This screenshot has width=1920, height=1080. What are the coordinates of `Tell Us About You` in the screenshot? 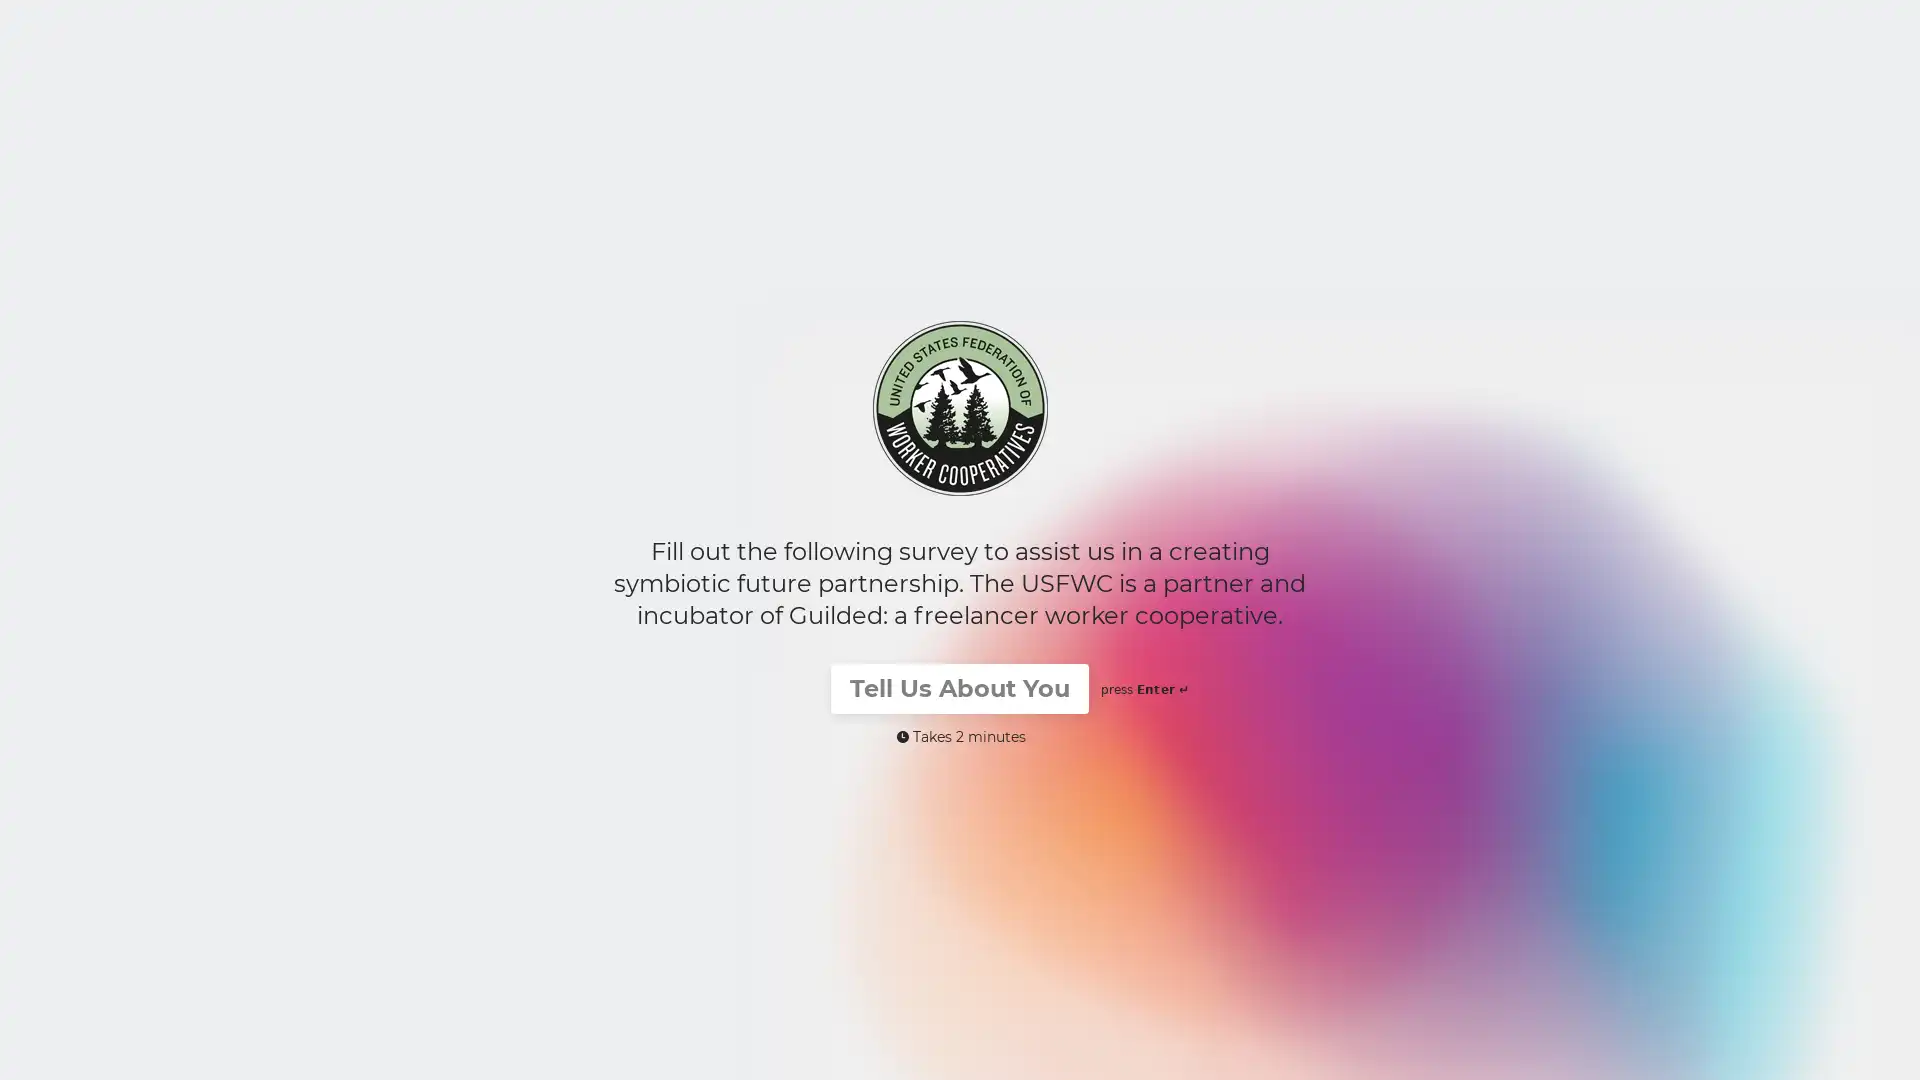 It's located at (960, 688).